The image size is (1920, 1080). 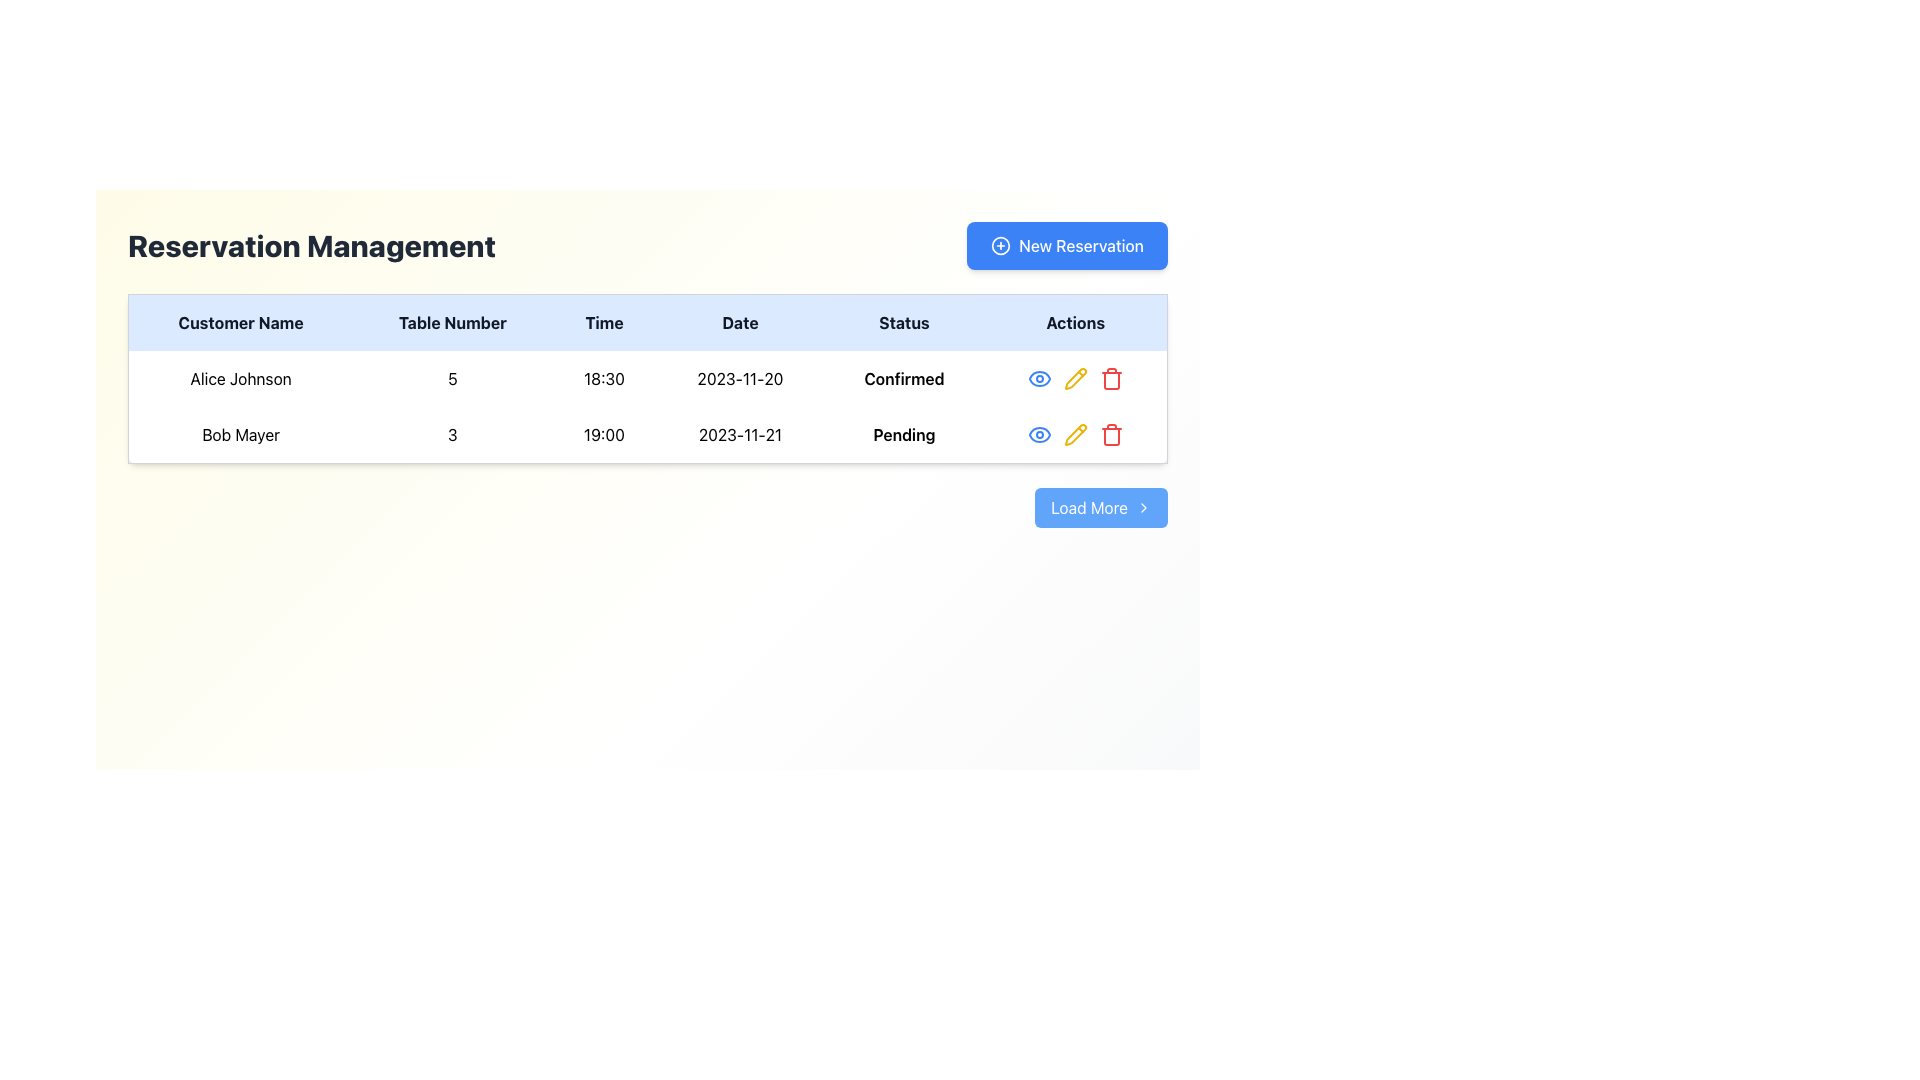 I want to click on the table header cell labeled 'Table Number', which is the second column header in a structured table layout, positioned between 'Customer Name' and 'Time', so click(x=451, y=321).